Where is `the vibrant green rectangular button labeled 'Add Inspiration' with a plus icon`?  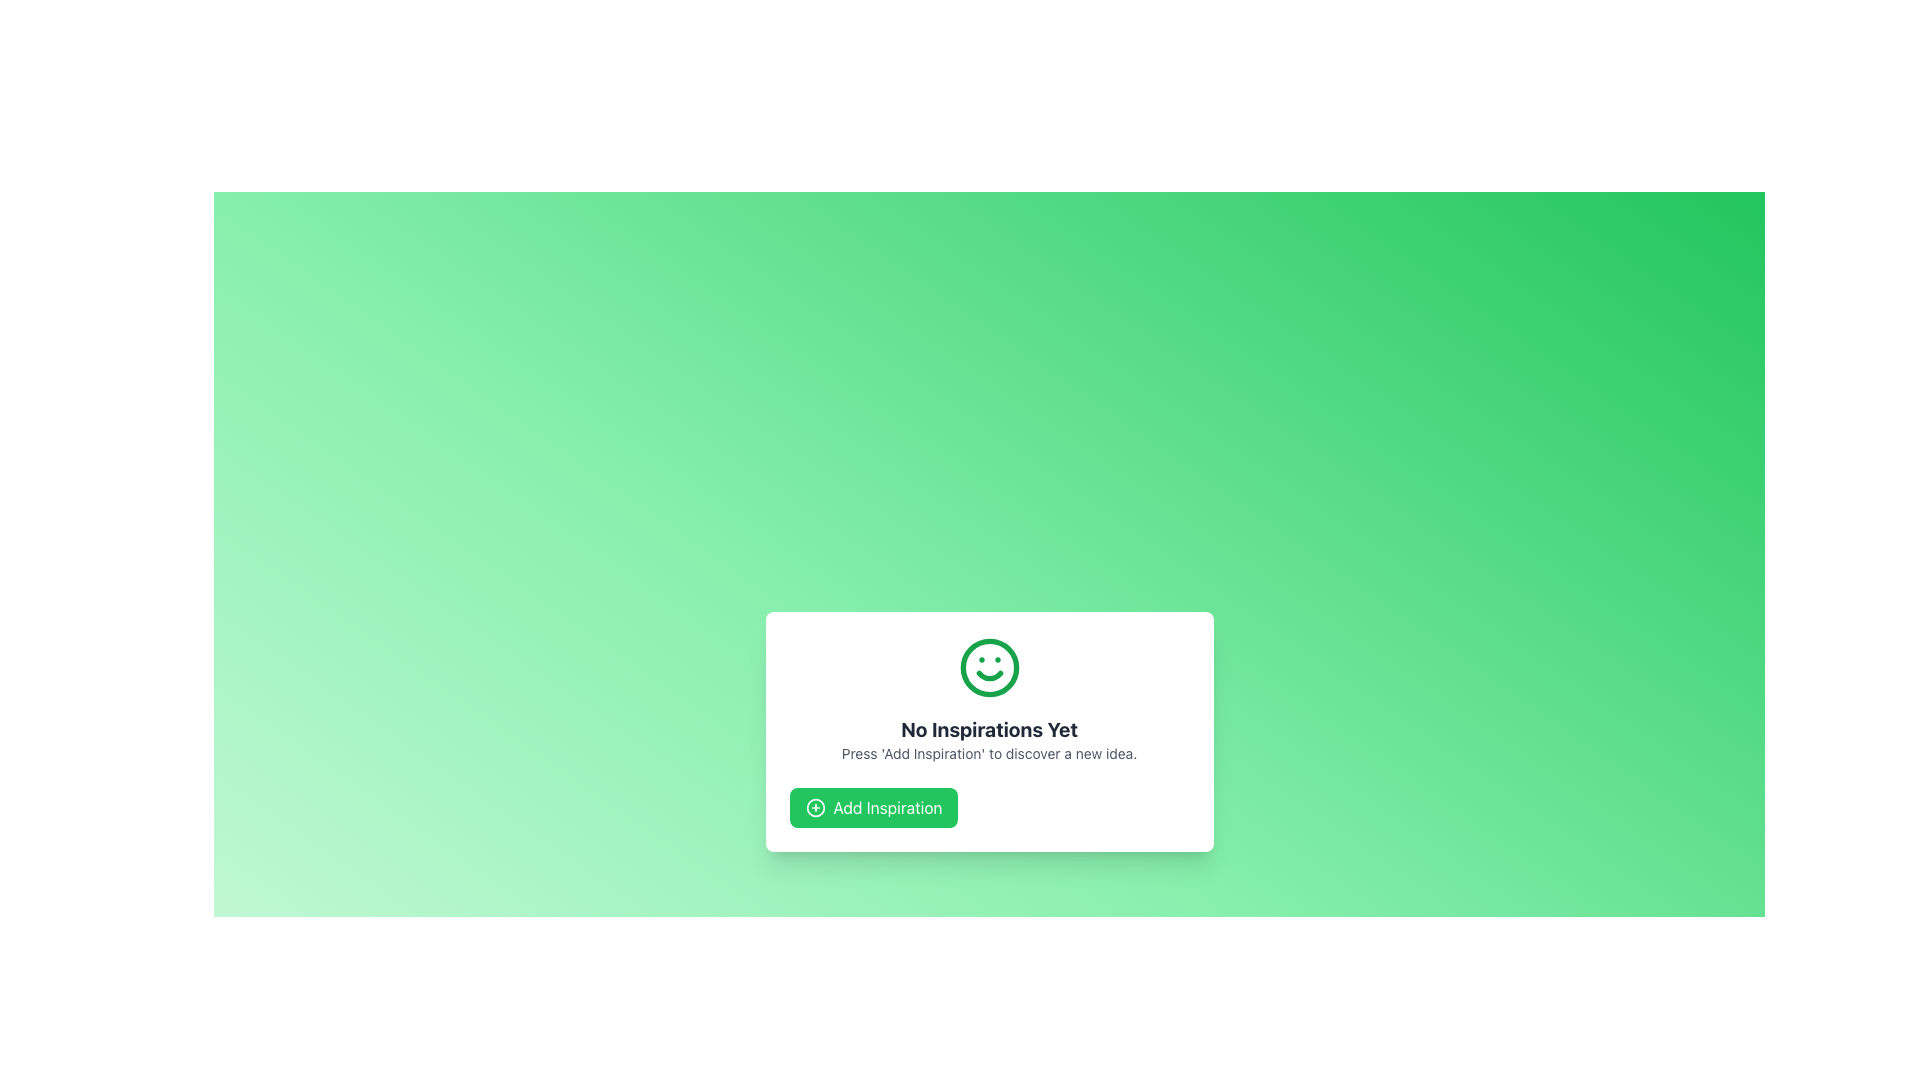
the vibrant green rectangular button labeled 'Add Inspiration' with a plus icon is located at coordinates (873, 806).